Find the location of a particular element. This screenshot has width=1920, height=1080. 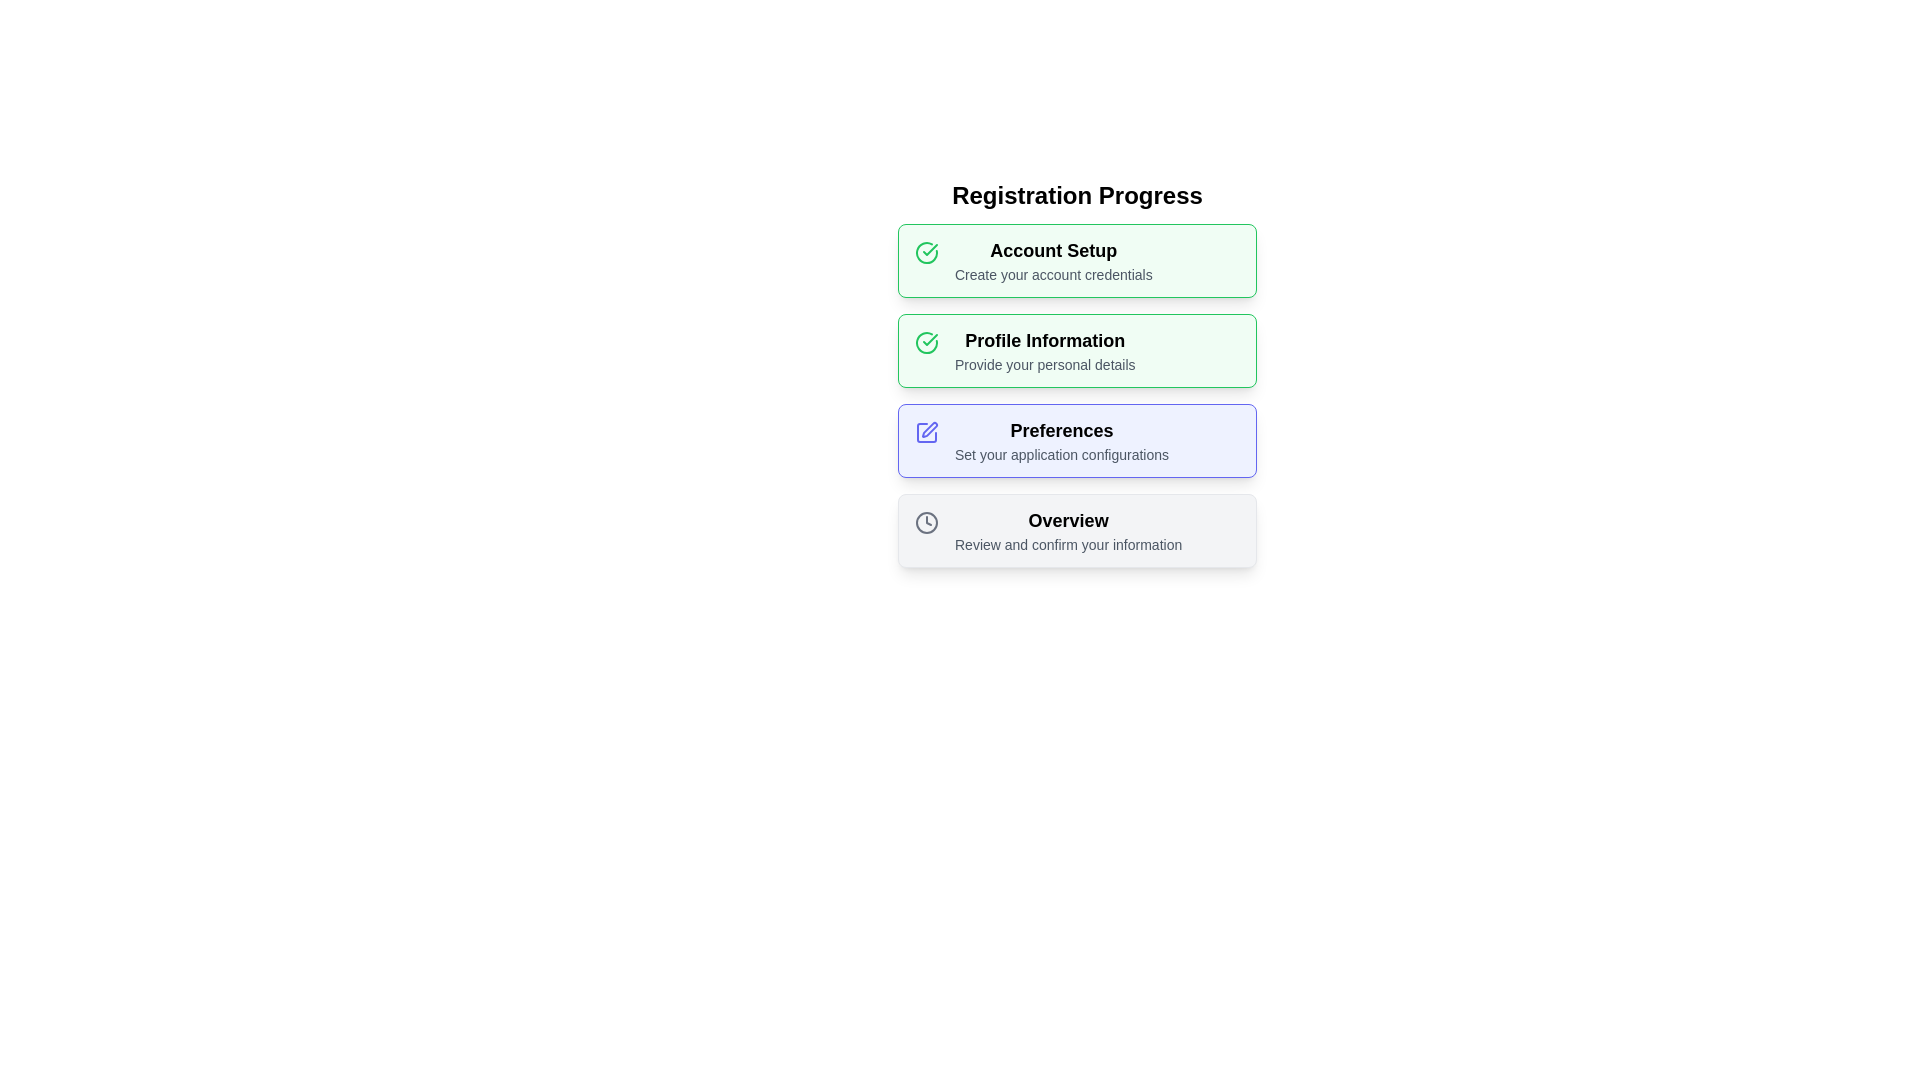

descriptive text label located below the 'Account Setup' heading, which provides guidance for the account setup process is located at coordinates (1052, 274).